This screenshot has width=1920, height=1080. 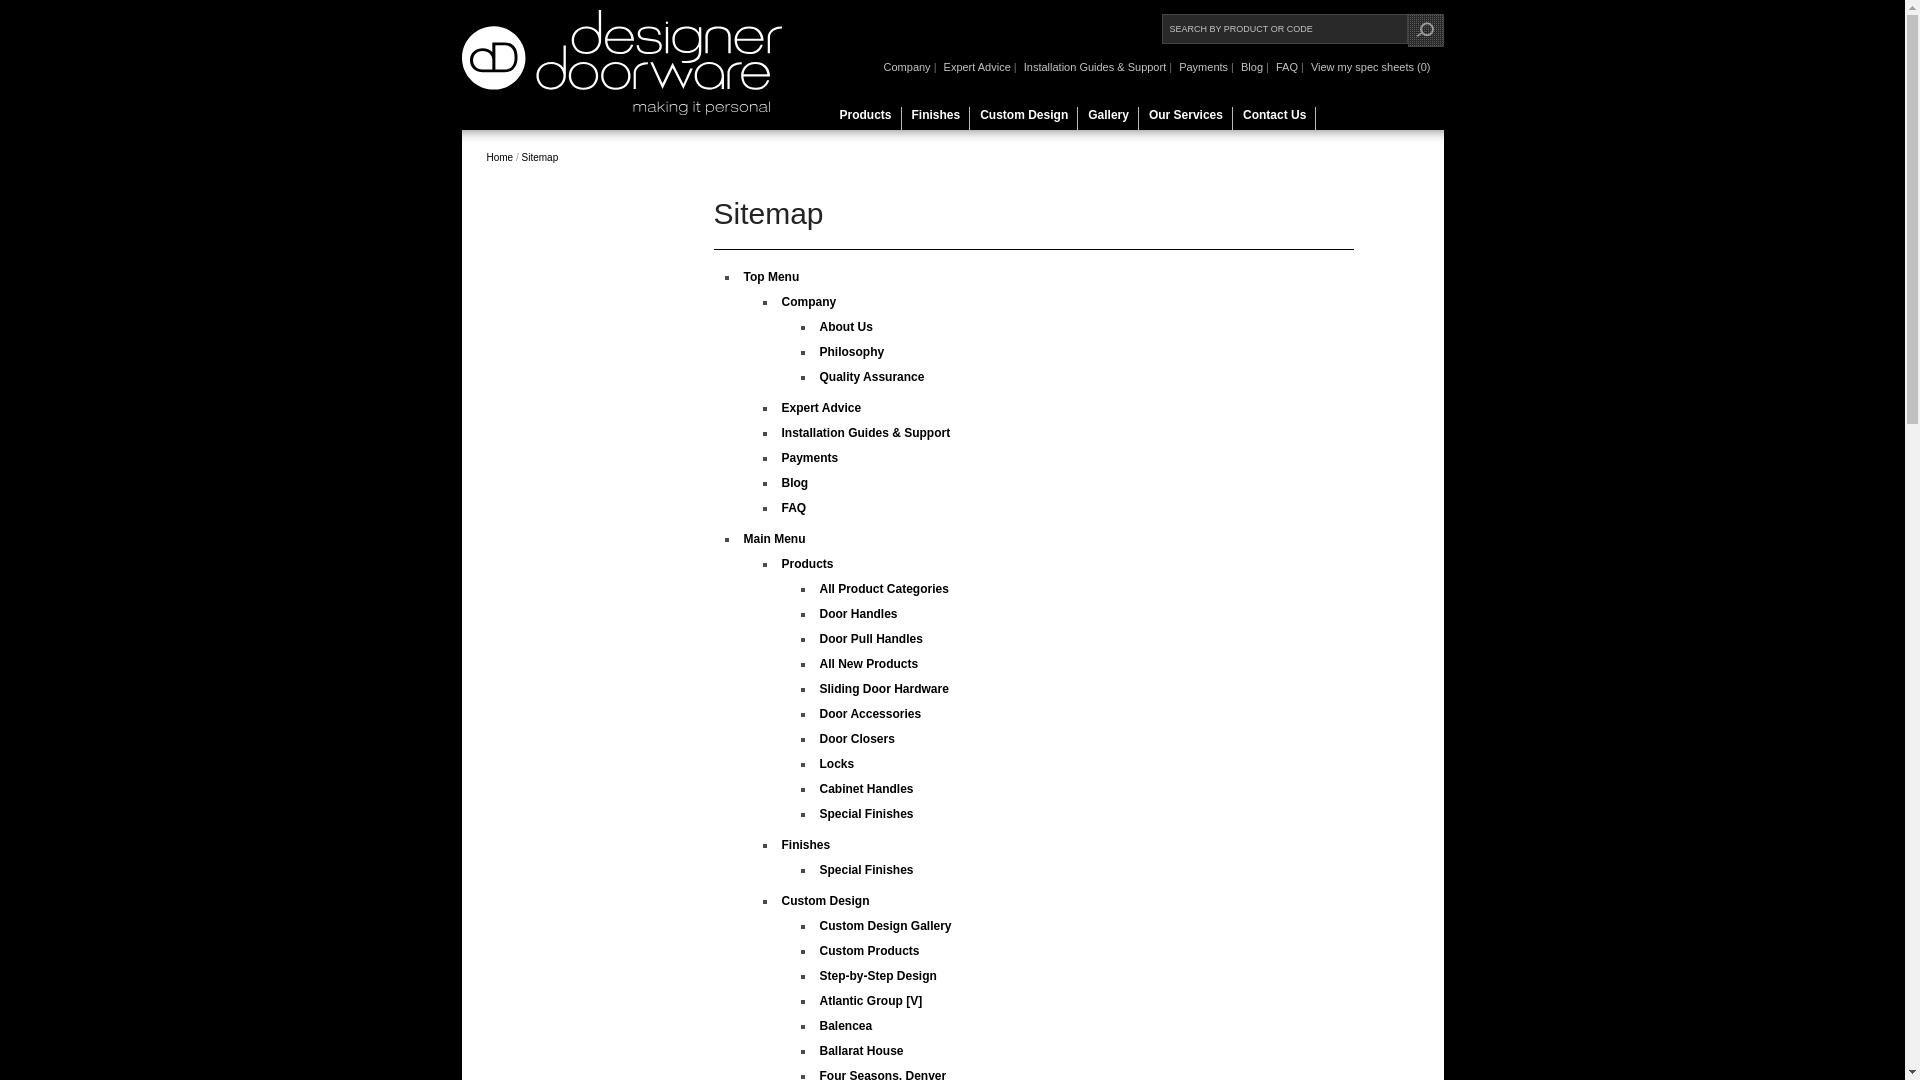 I want to click on 'Sitemap', so click(x=540, y=156).